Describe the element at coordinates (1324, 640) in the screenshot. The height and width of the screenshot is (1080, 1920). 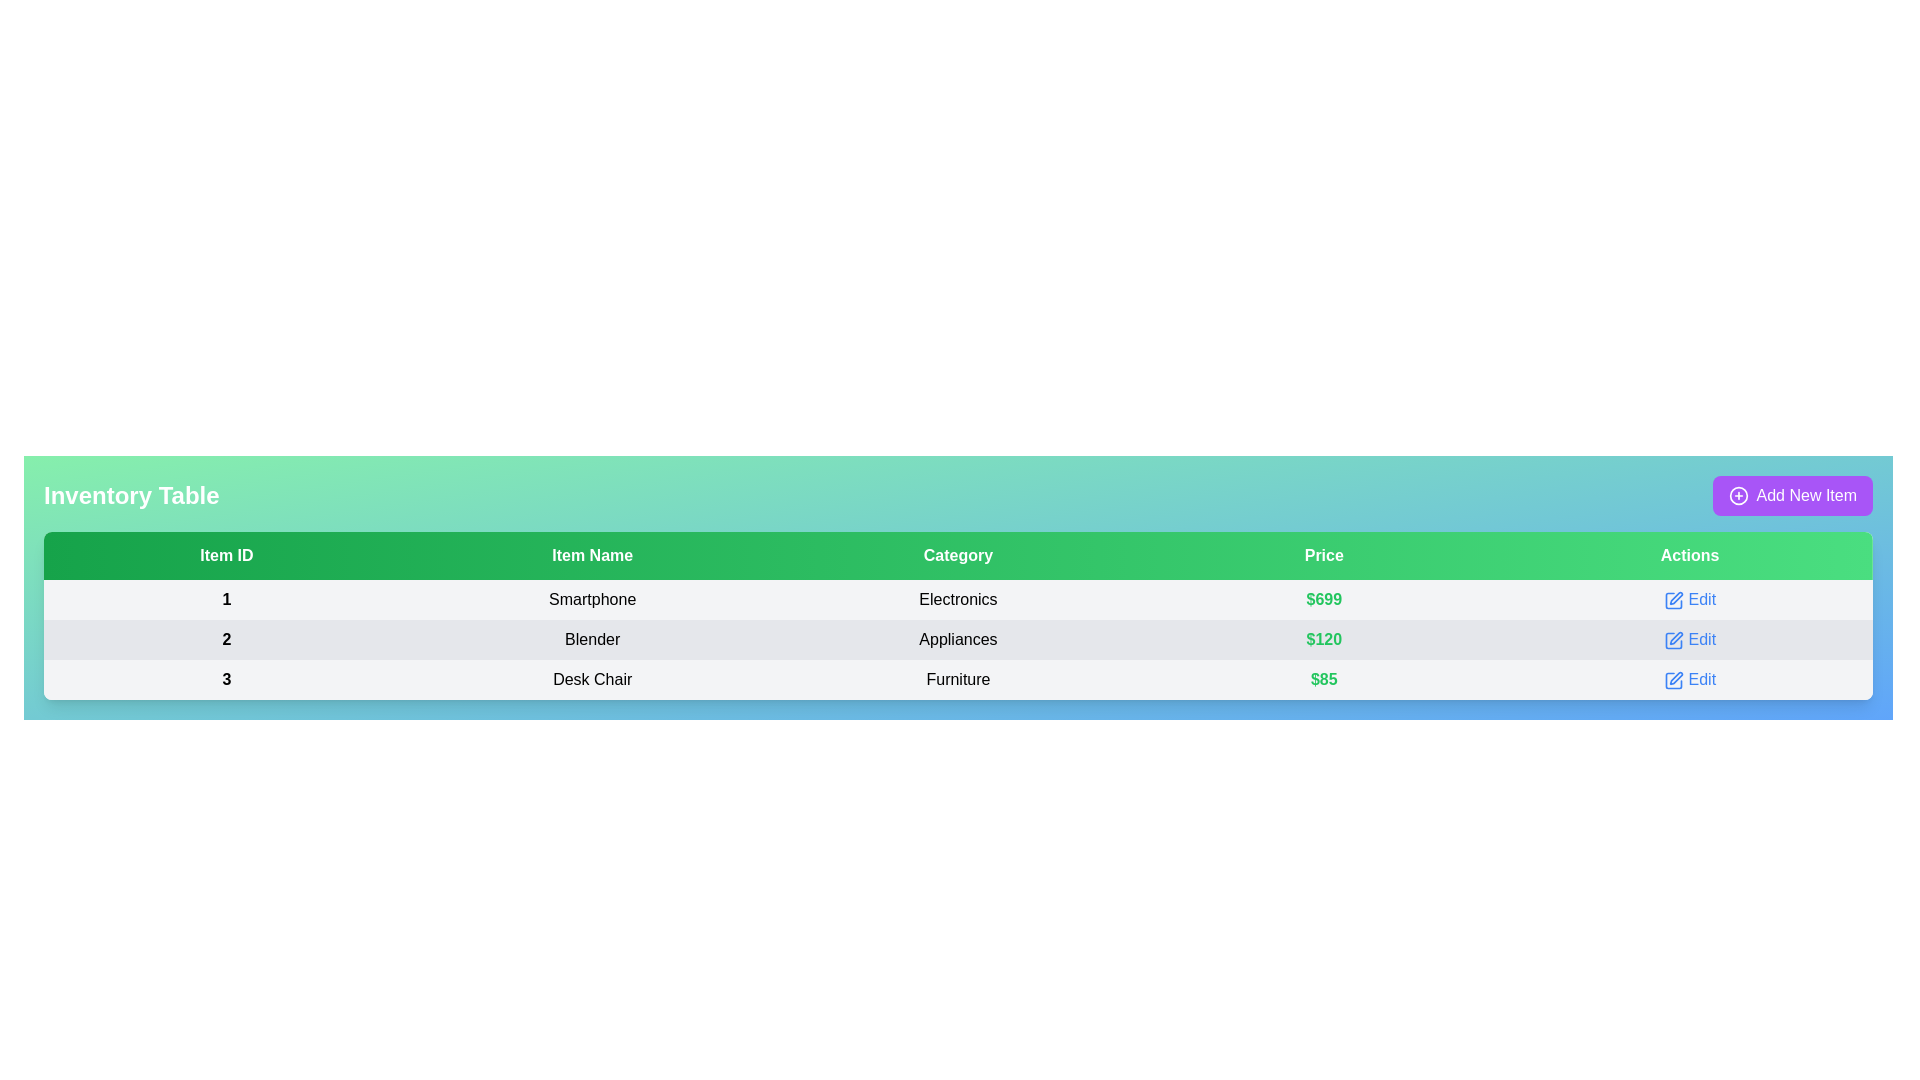
I see `the static text element displaying '$120' in green color, which is positioned under the 'Price' column in the second row of the table for 'Blender'` at that location.